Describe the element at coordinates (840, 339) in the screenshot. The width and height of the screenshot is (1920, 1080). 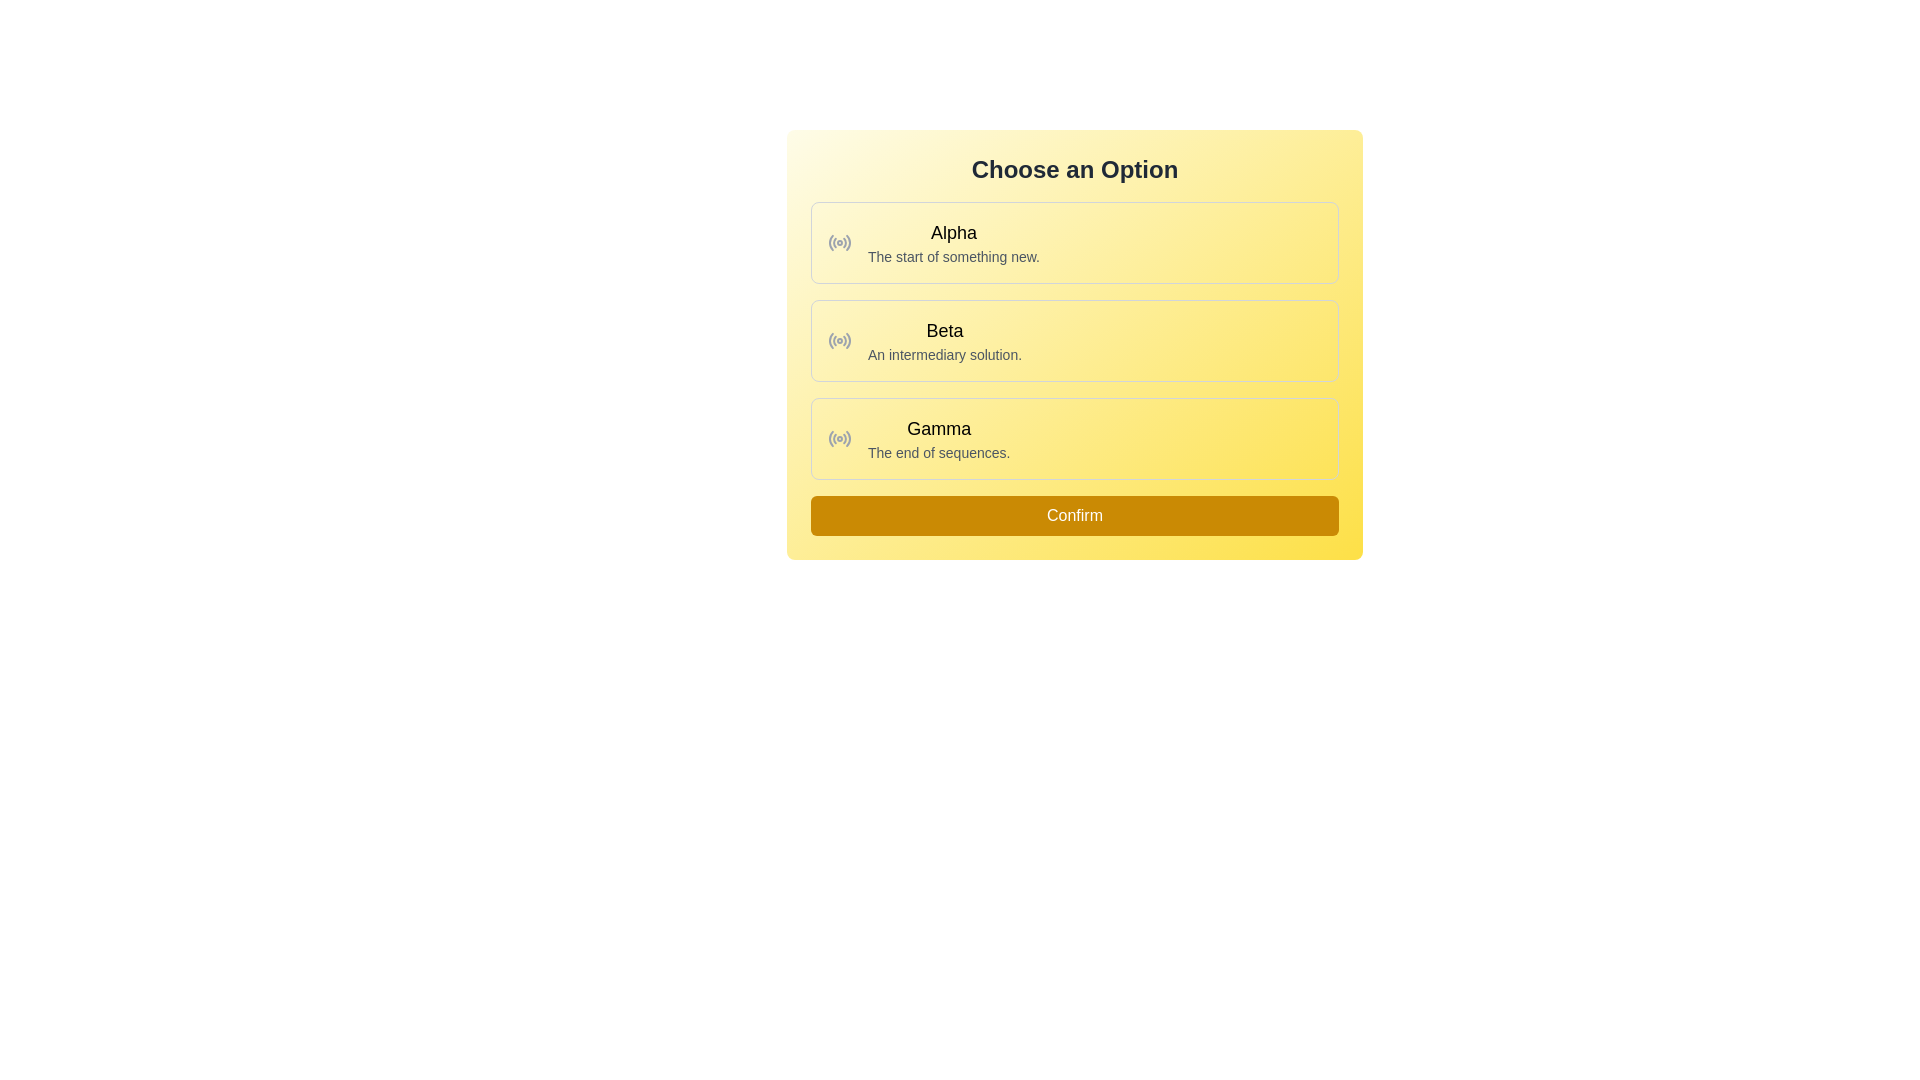
I see `the radio button styled as a circular outline with a dot in the center, located alongside the text 'Beta' in the second list option of the select menu` at that location.